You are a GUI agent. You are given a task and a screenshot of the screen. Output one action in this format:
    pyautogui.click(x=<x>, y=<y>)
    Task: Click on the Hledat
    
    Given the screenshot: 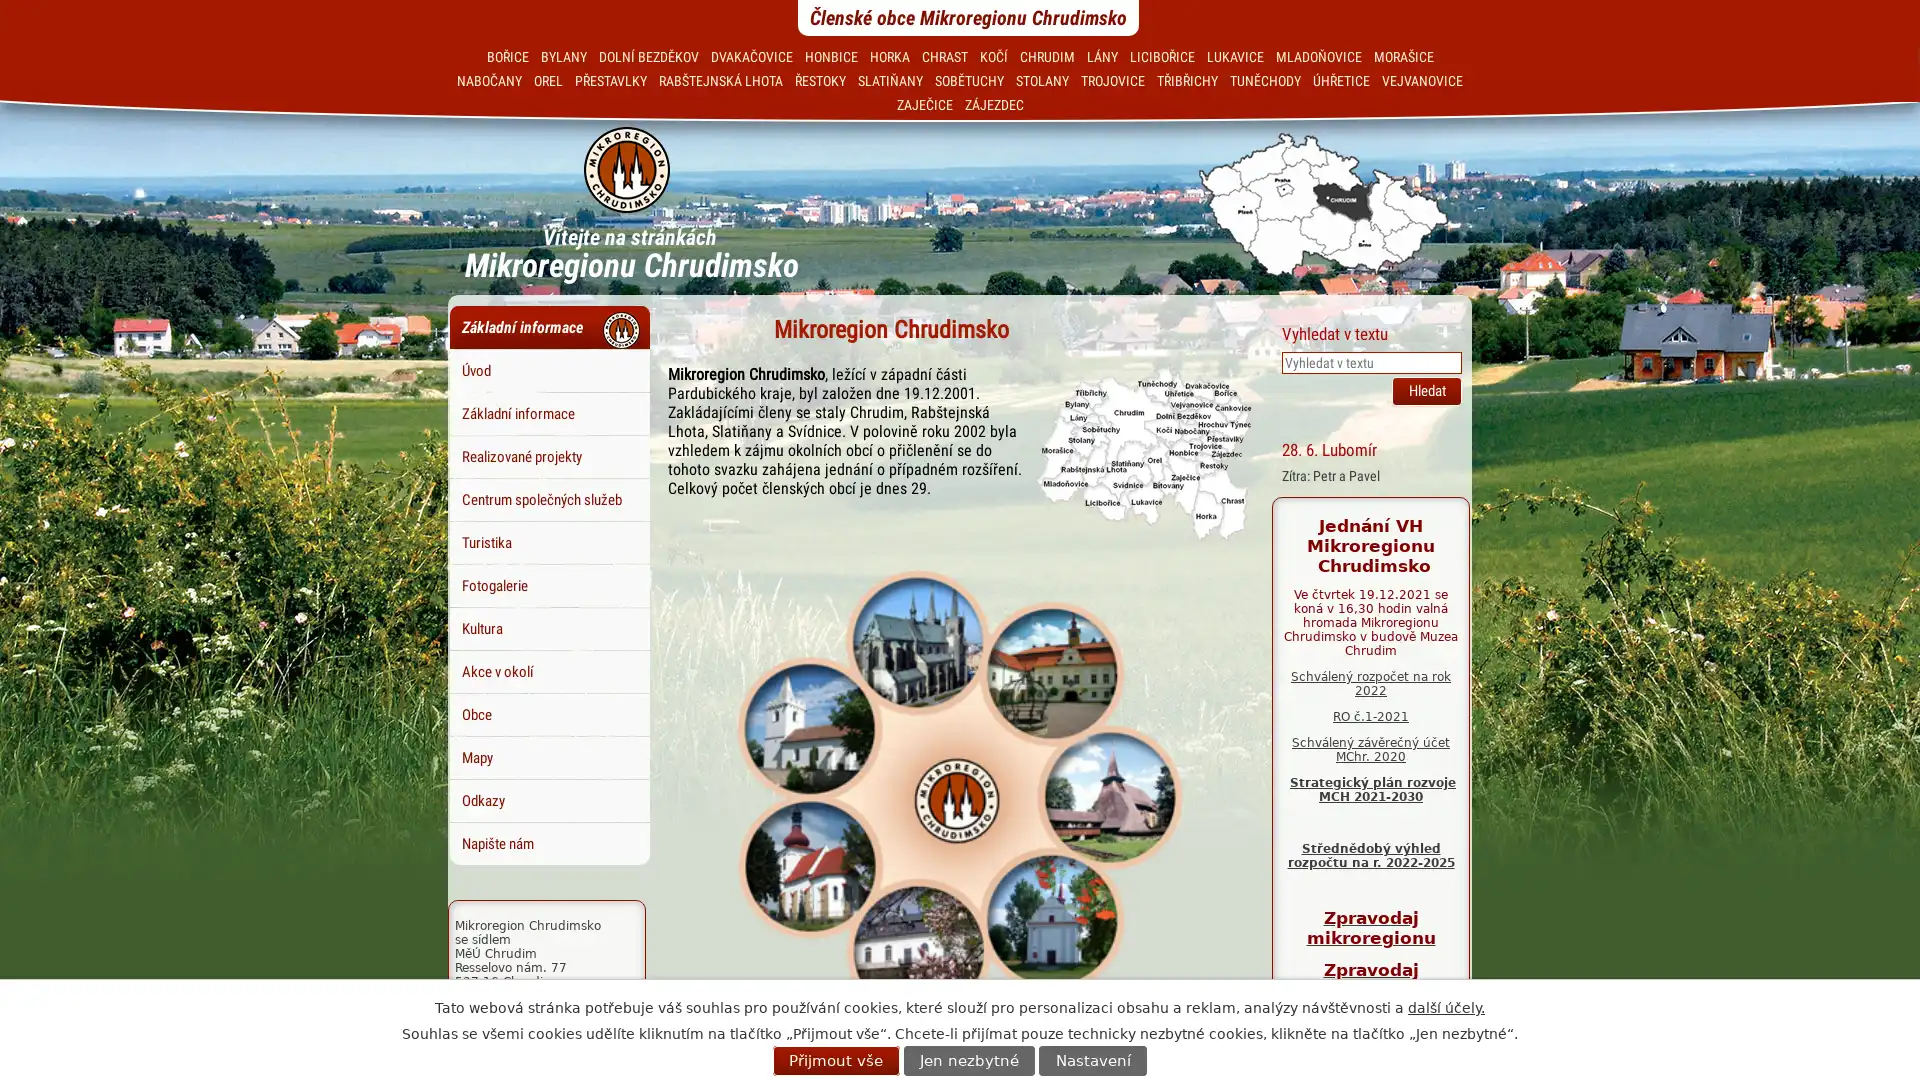 What is the action you would take?
    pyautogui.click(x=1425, y=390)
    